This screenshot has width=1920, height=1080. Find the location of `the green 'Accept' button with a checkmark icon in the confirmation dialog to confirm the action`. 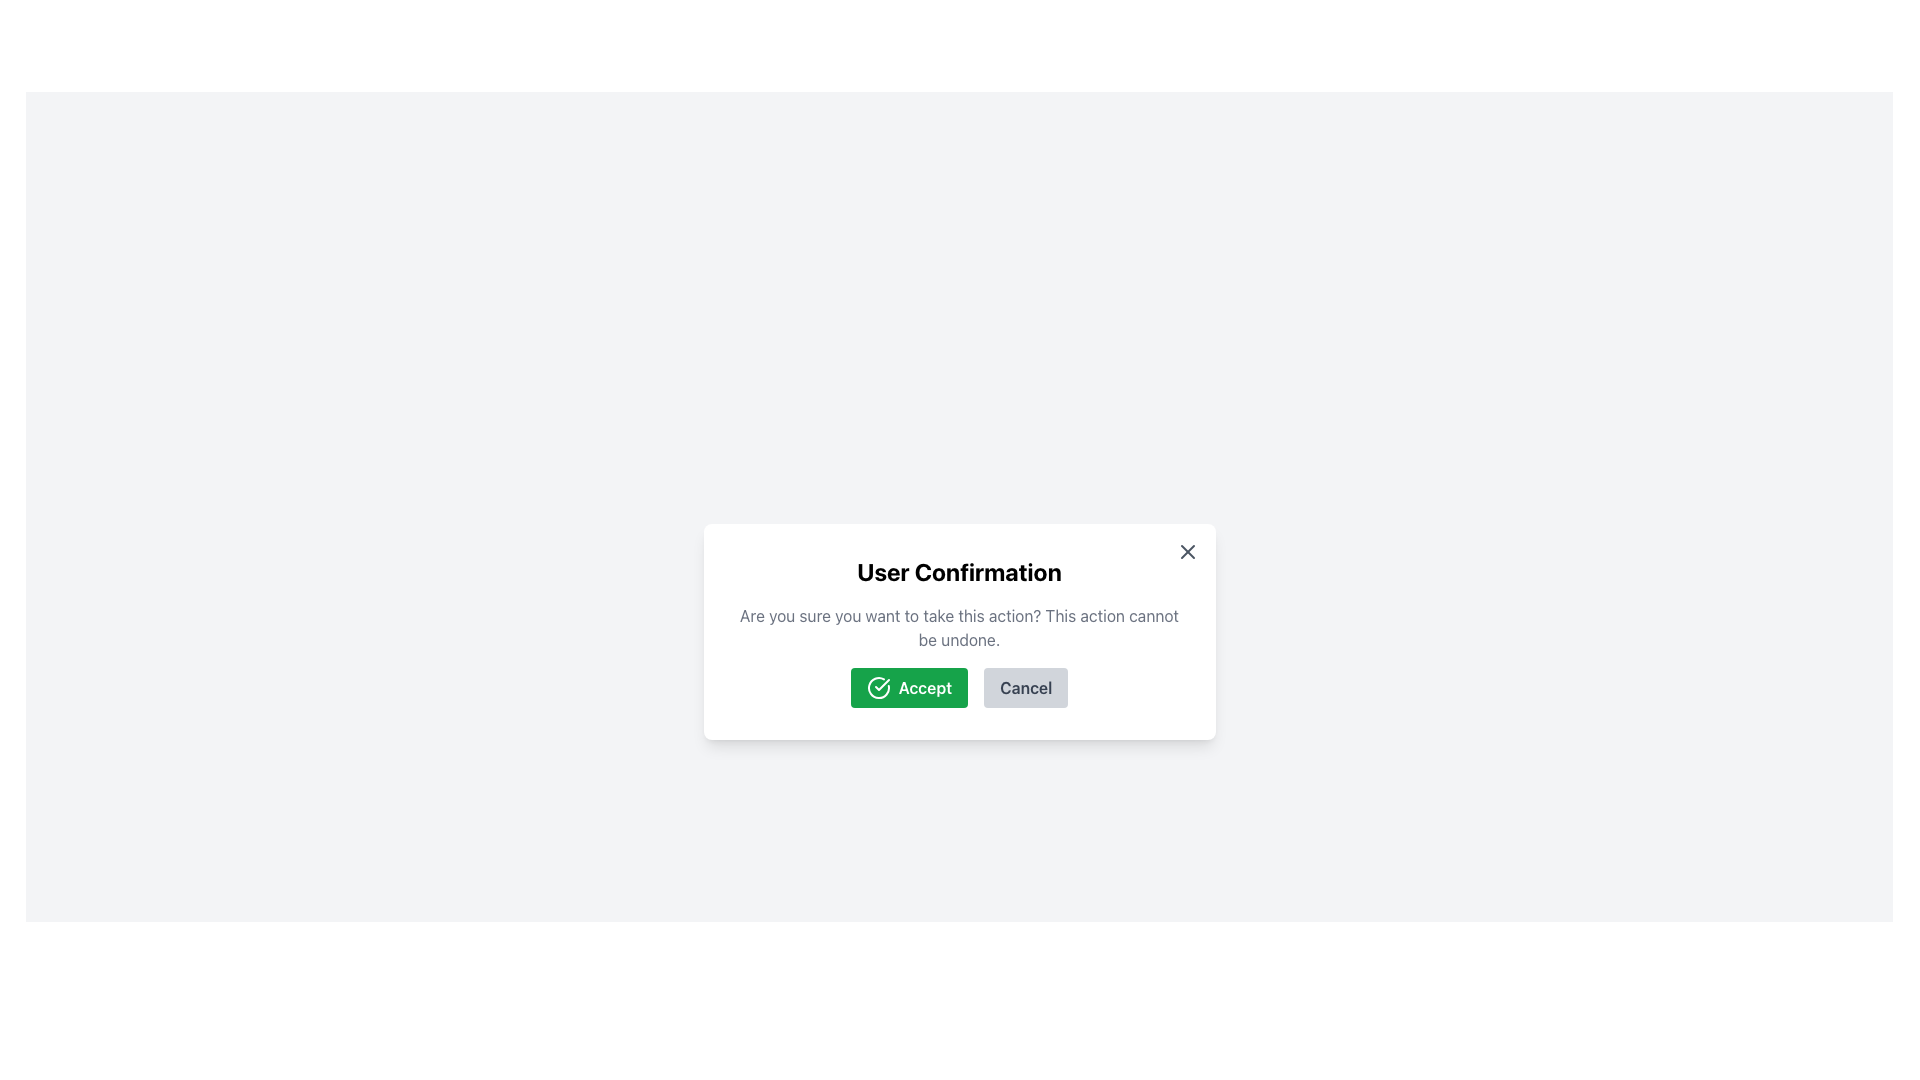

the green 'Accept' button with a checkmark icon in the confirmation dialog to confirm the action is located at coordinates (908, 686).